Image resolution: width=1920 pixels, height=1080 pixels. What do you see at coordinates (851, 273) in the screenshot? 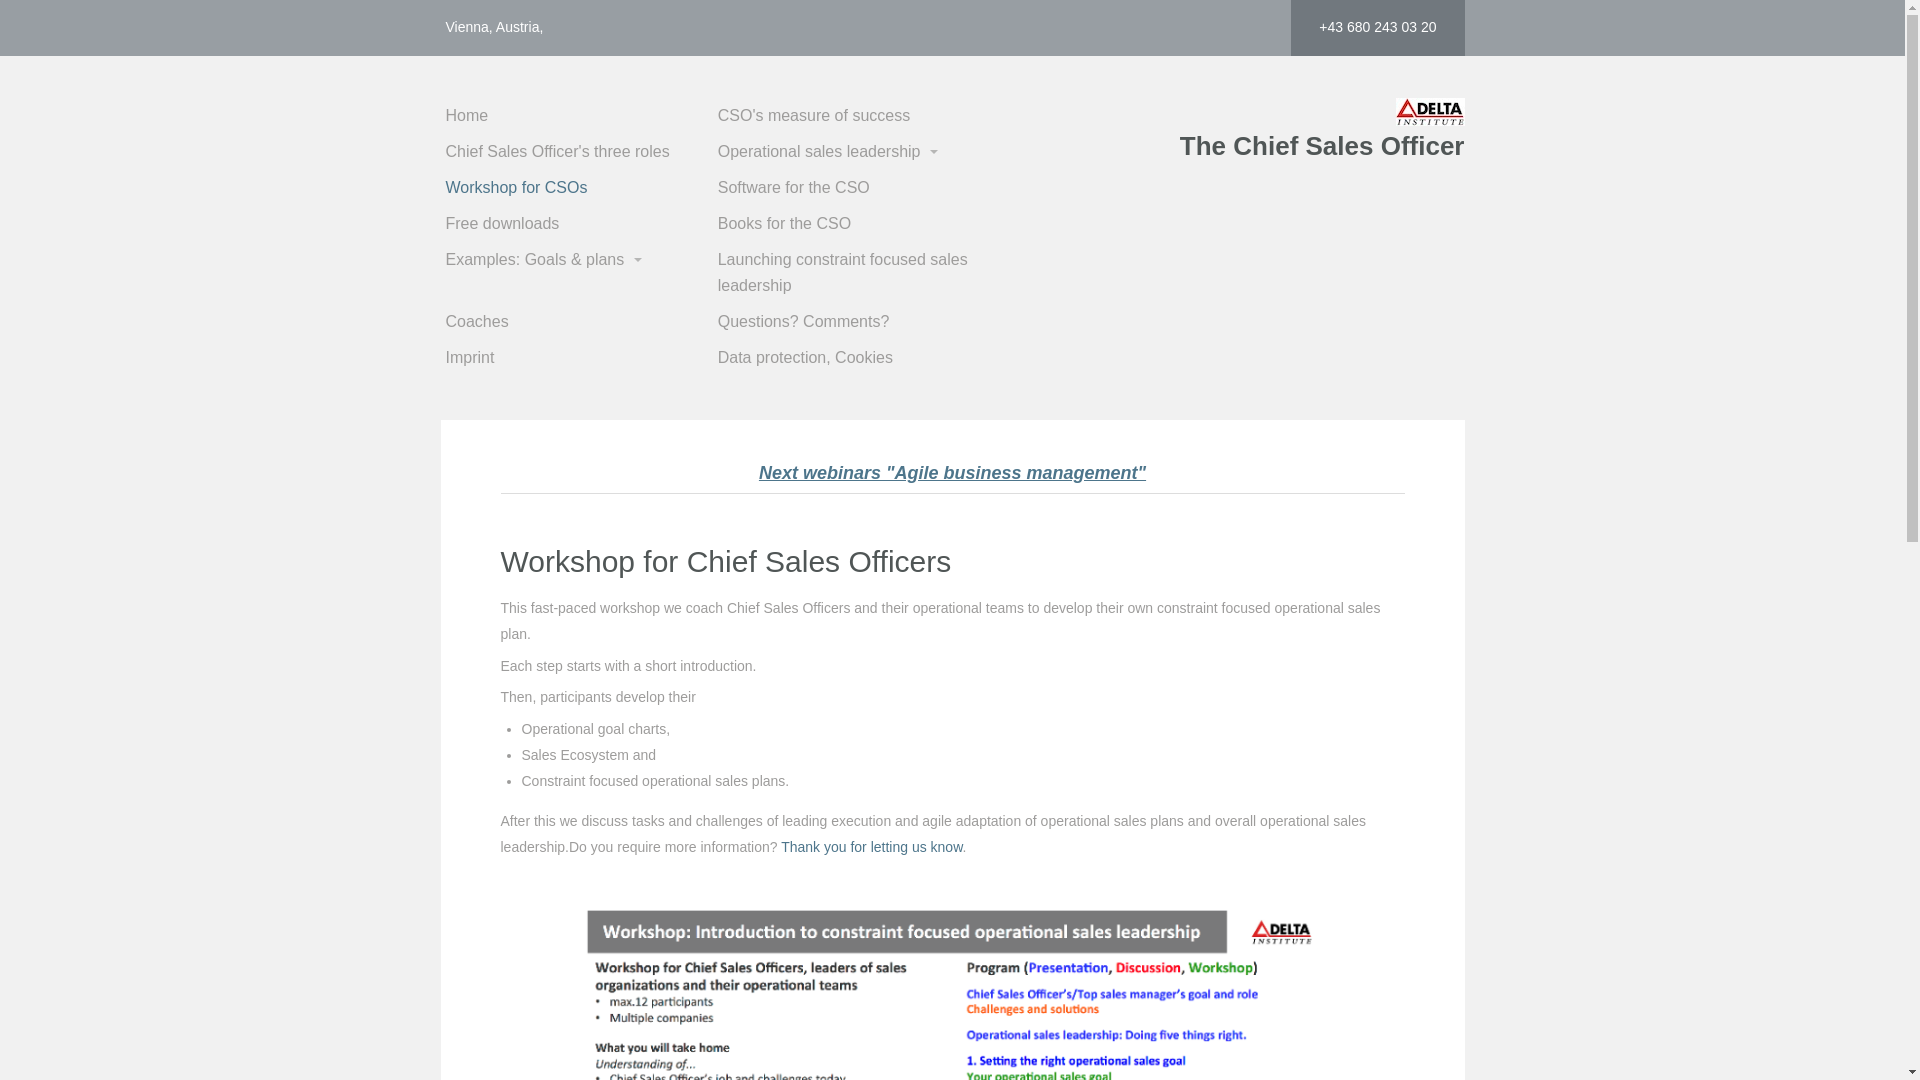
I see `'Launching constraint focused sales leadership'` at bounding box center [851, 273].